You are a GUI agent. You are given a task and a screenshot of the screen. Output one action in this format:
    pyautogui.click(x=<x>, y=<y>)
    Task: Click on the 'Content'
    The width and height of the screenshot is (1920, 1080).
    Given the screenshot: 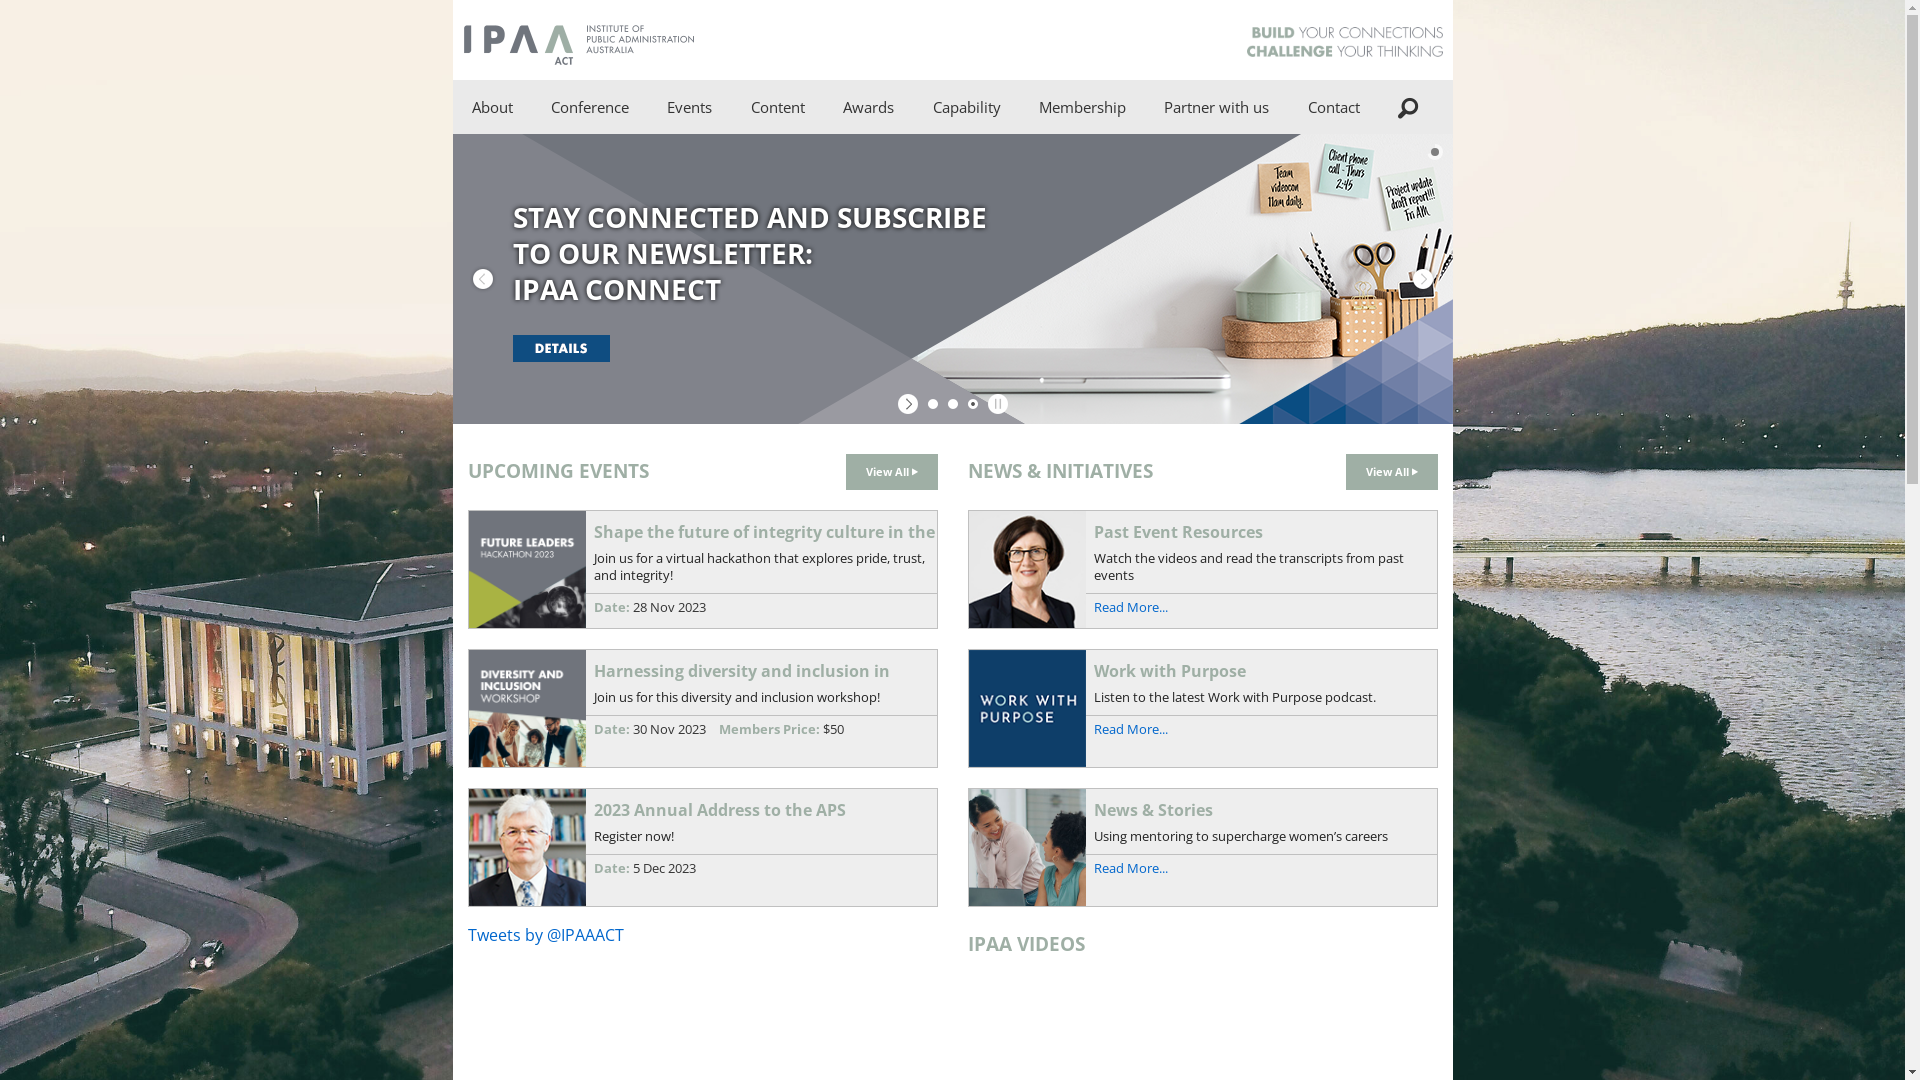 What is the action you would take?
    pyautogui.click(x=730, y=107)
    